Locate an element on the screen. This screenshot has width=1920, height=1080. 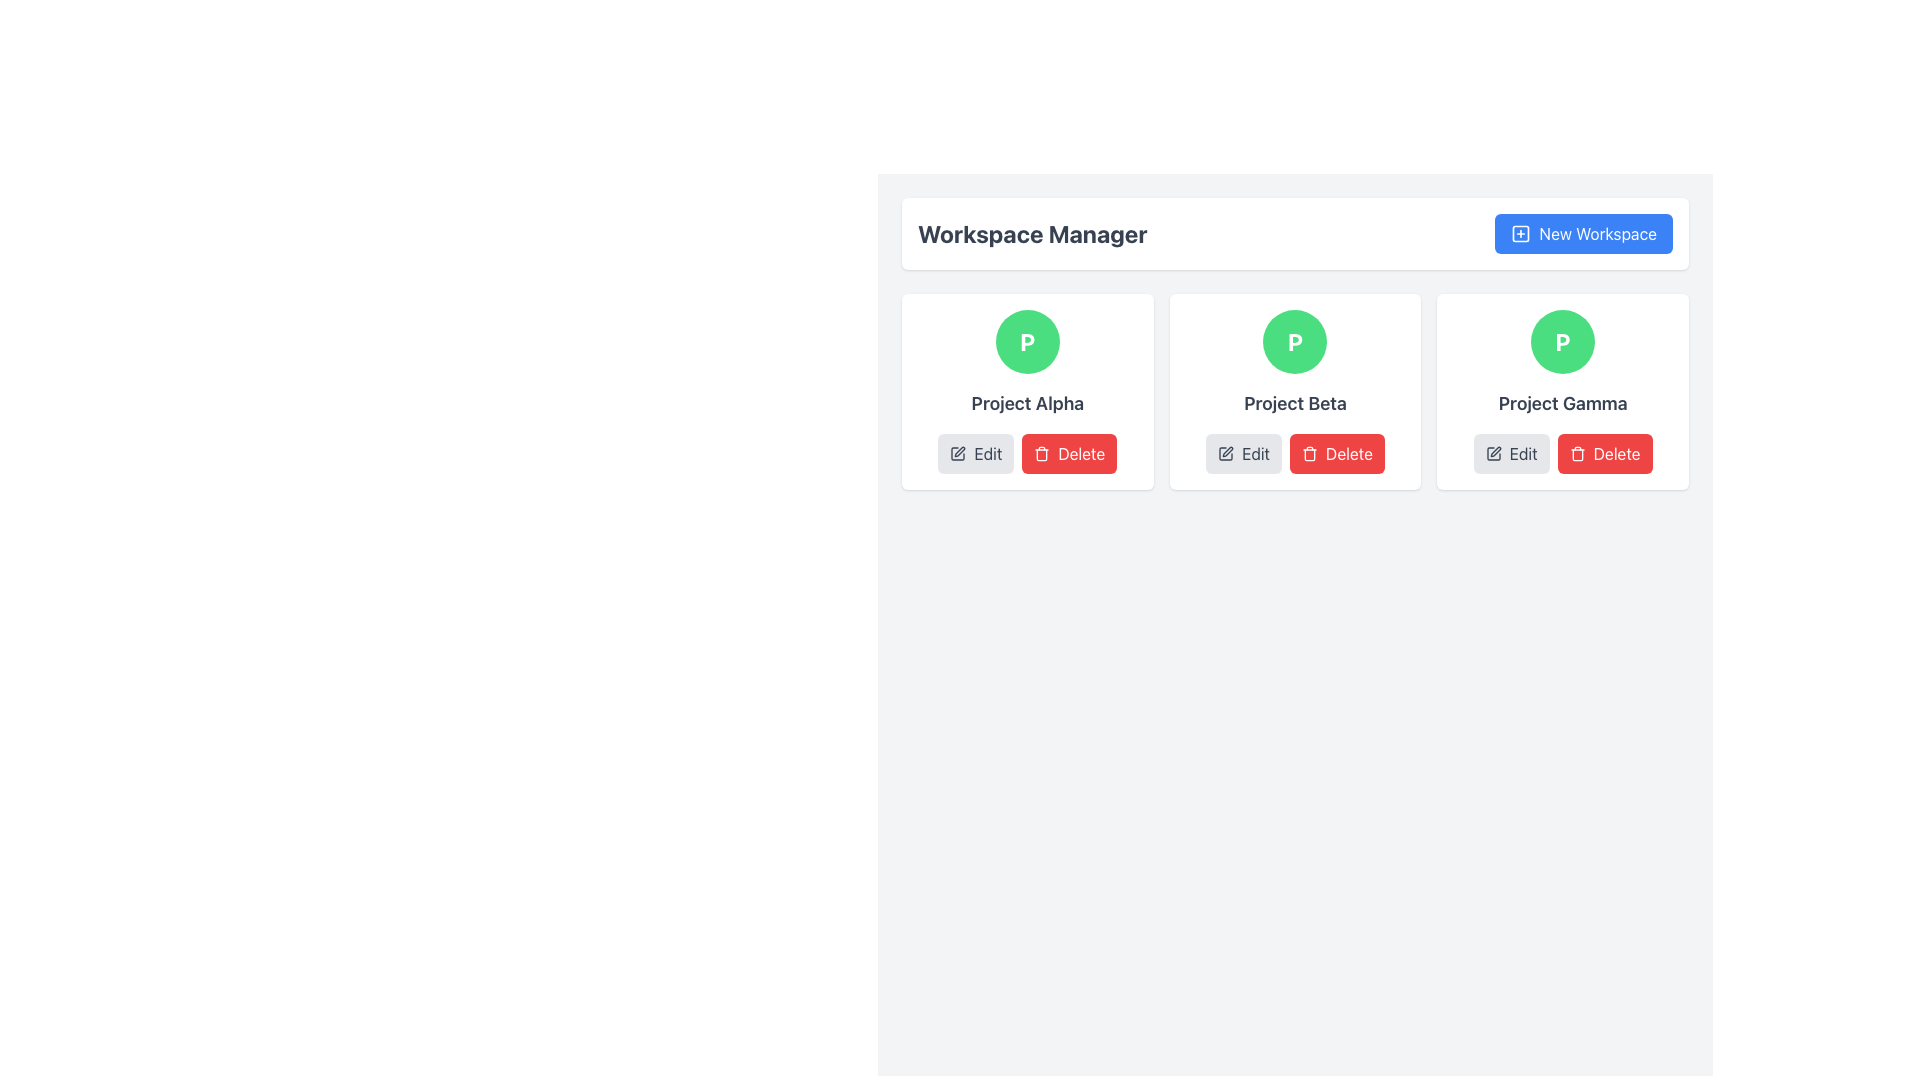
the 'Delete' button with a red background and white text, located right of the 'Edit' button in the 'Project Beta' card is located at coordinates (1337, 454).